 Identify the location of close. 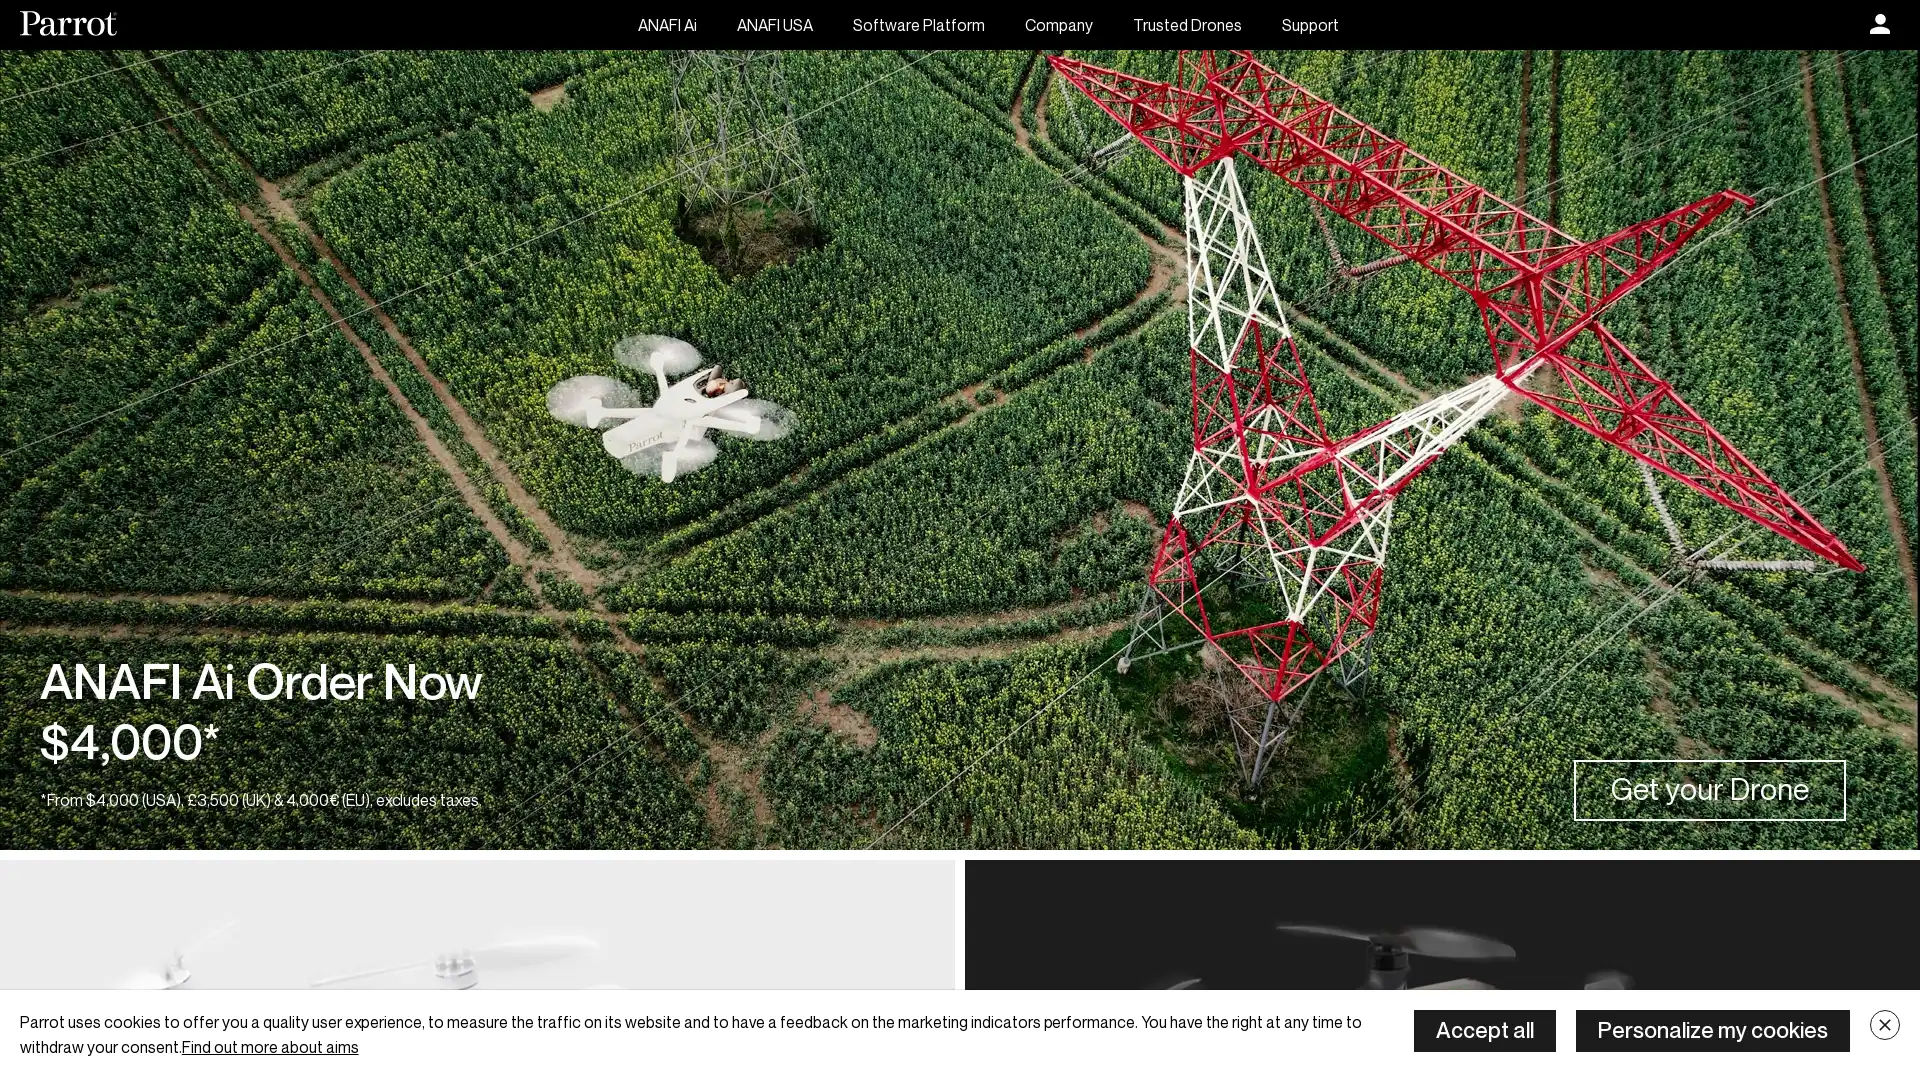
(1884, 1025).